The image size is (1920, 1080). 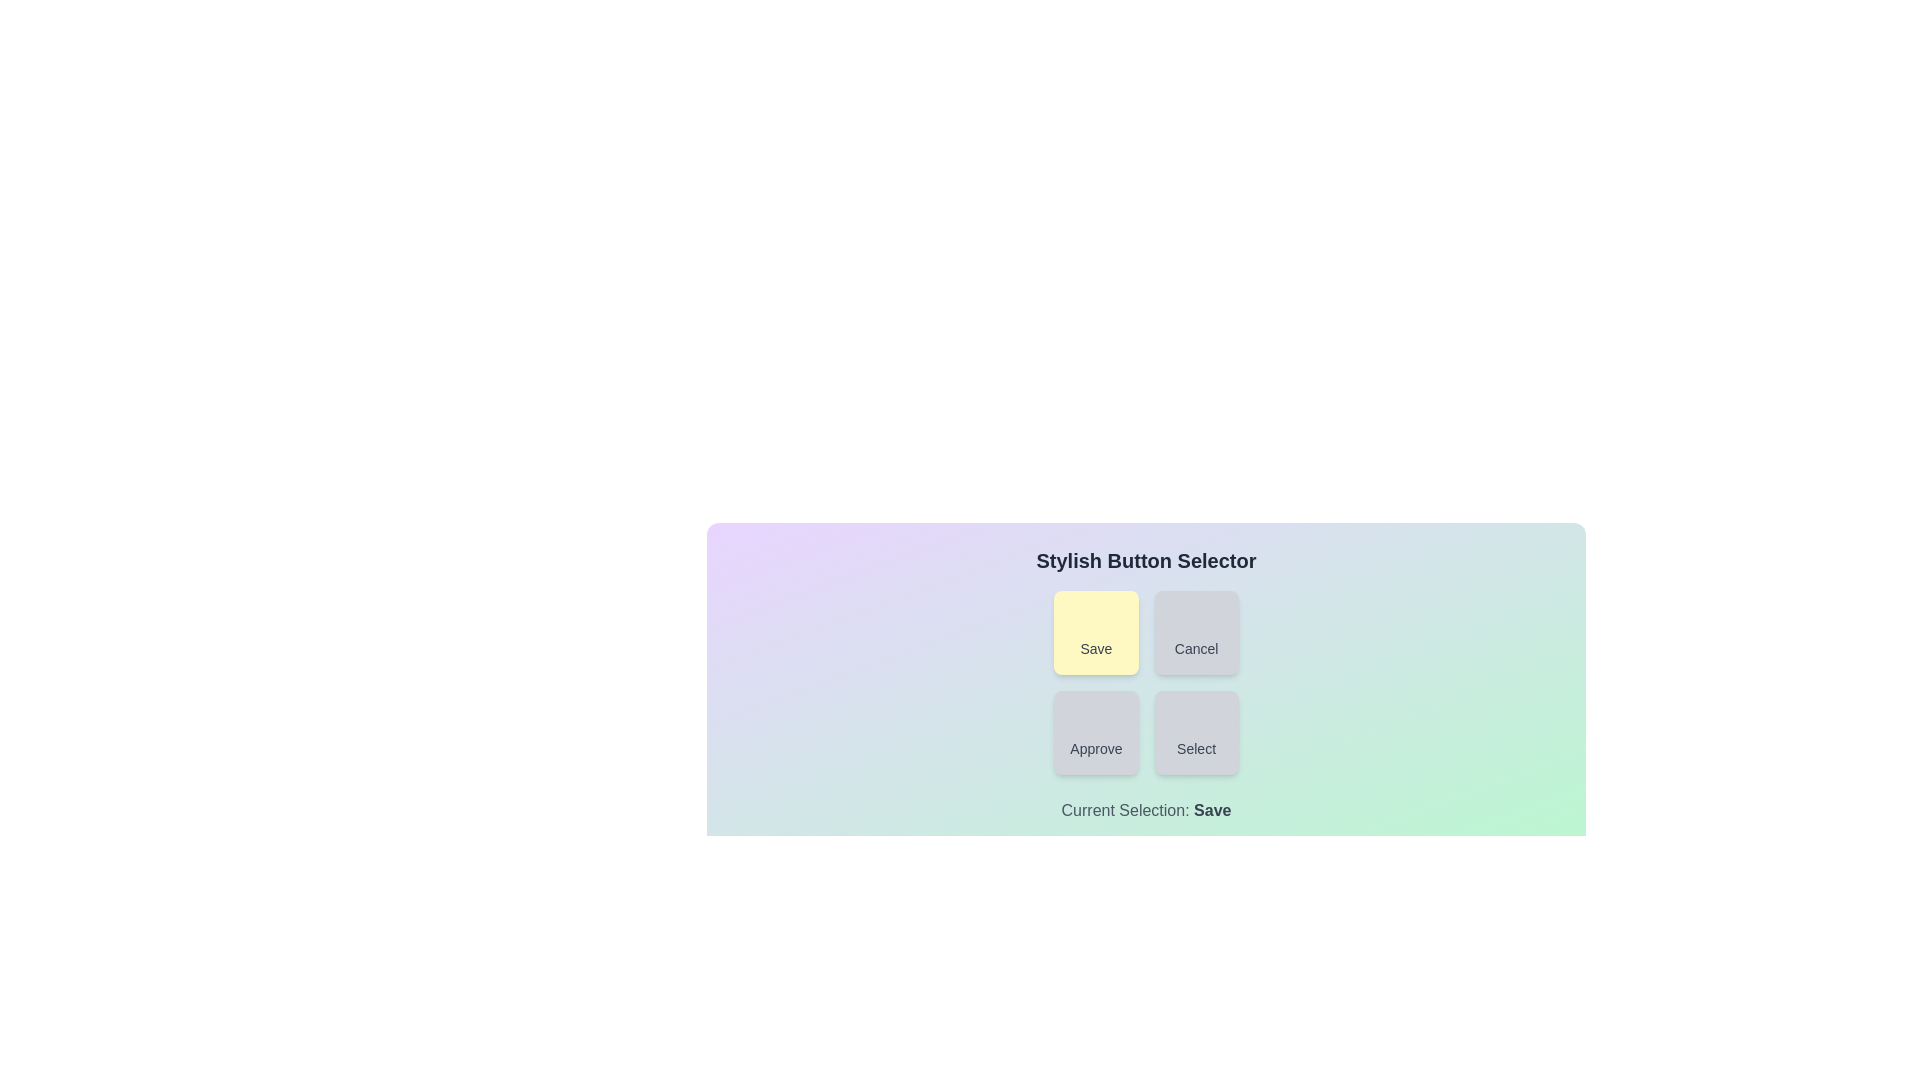 I want to click on the Select button to change the current selection, so click(x=1196, y=732).